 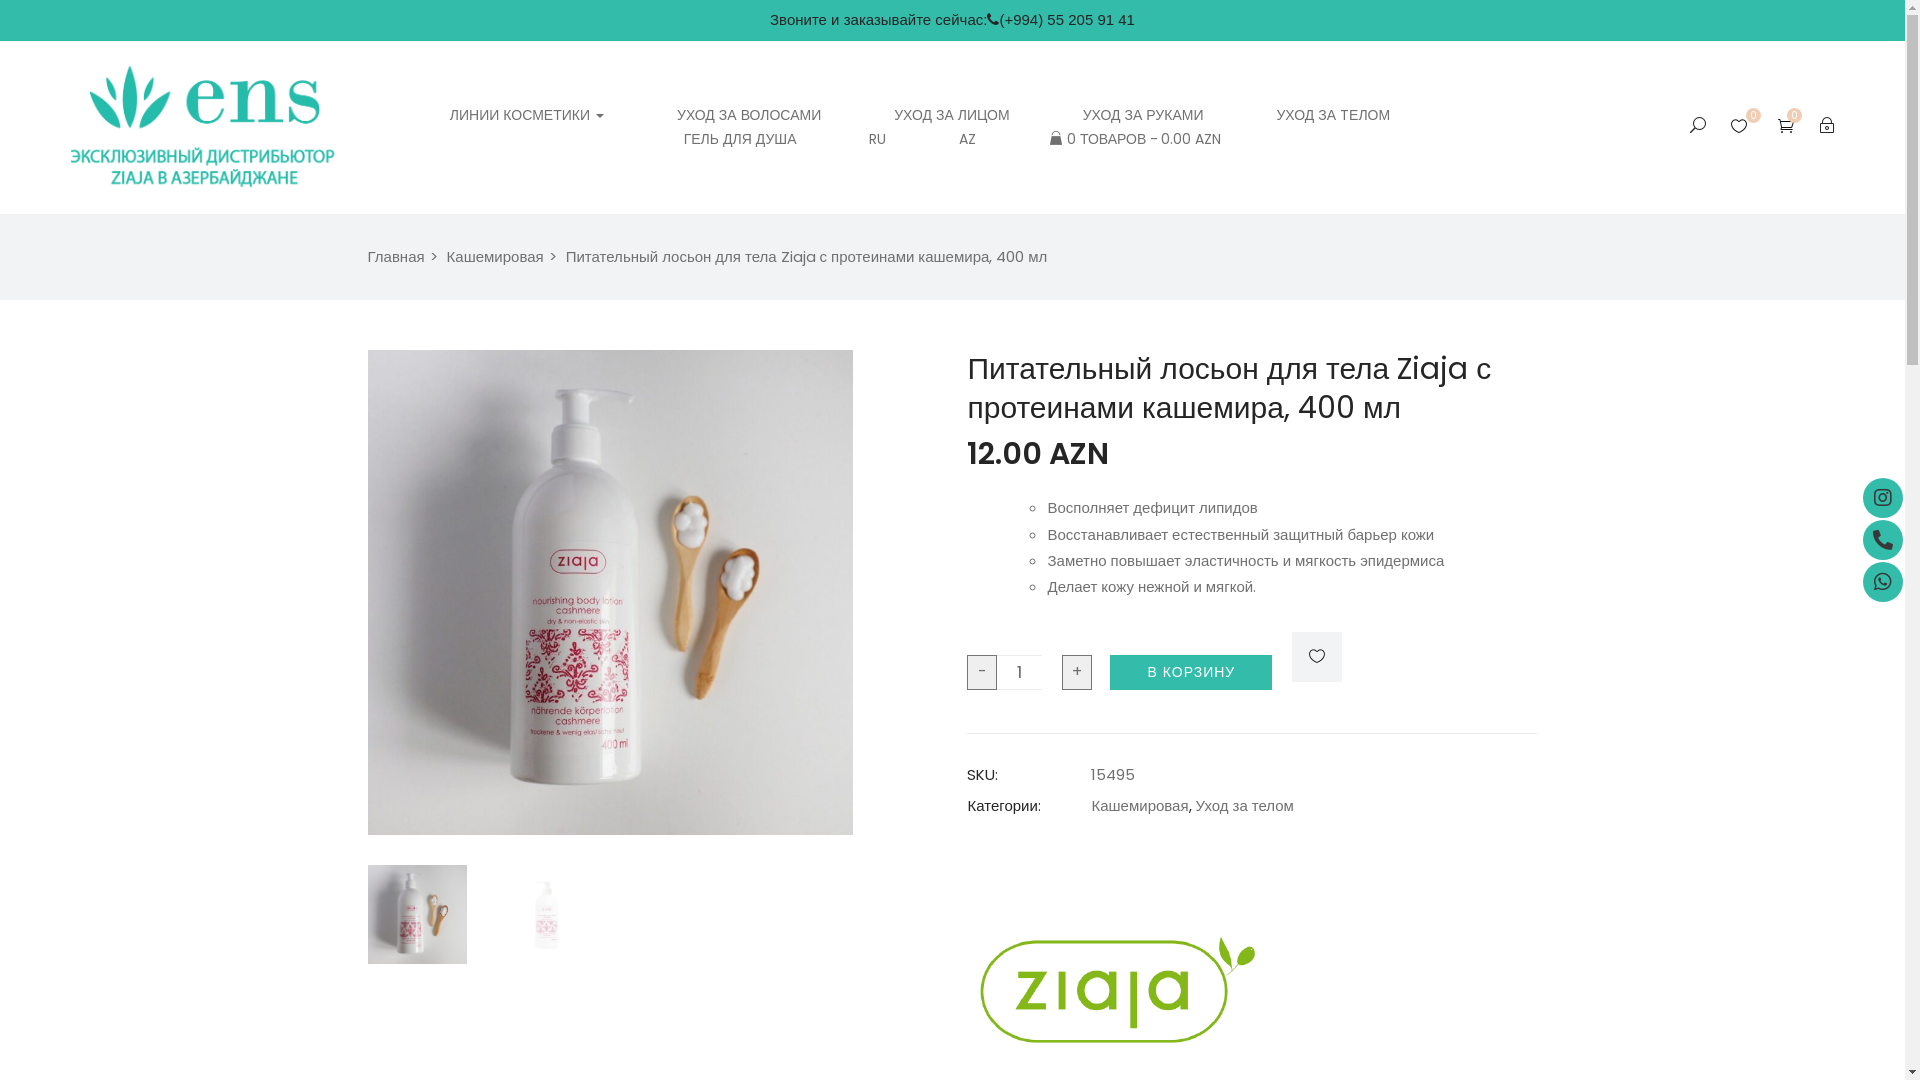 I want to click on '-', so click(x=982, y=672).